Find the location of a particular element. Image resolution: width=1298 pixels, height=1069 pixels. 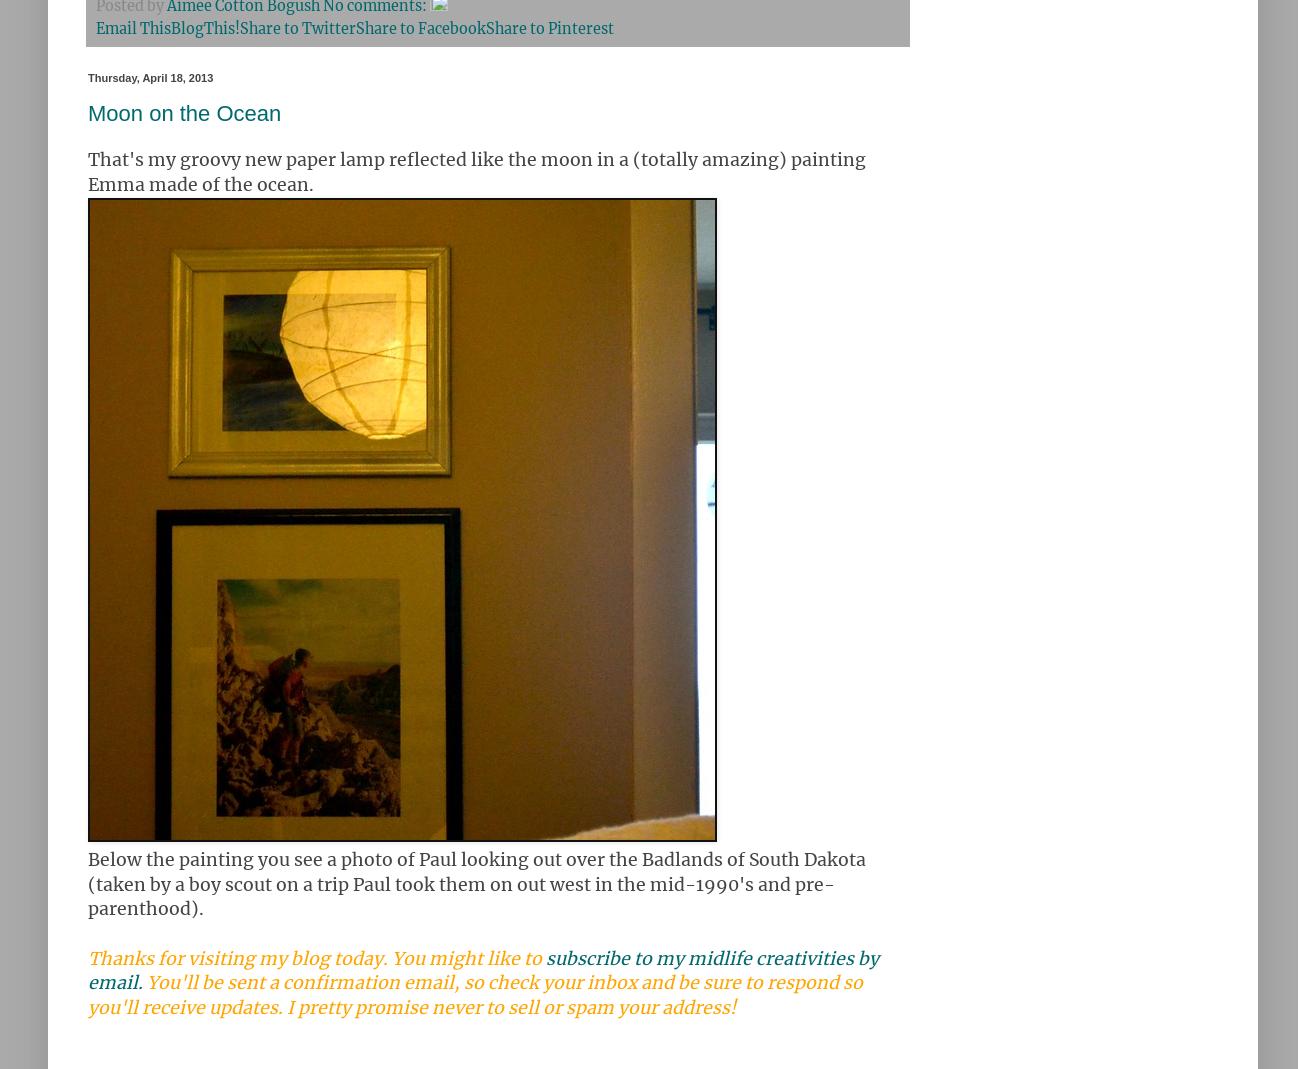

'You'll be sent a confirmation email, so check your inbox and be sure to respond so you'll receive updates.  I pretty promise never to sell or spam your address!' is located at coordinates (475, 995).